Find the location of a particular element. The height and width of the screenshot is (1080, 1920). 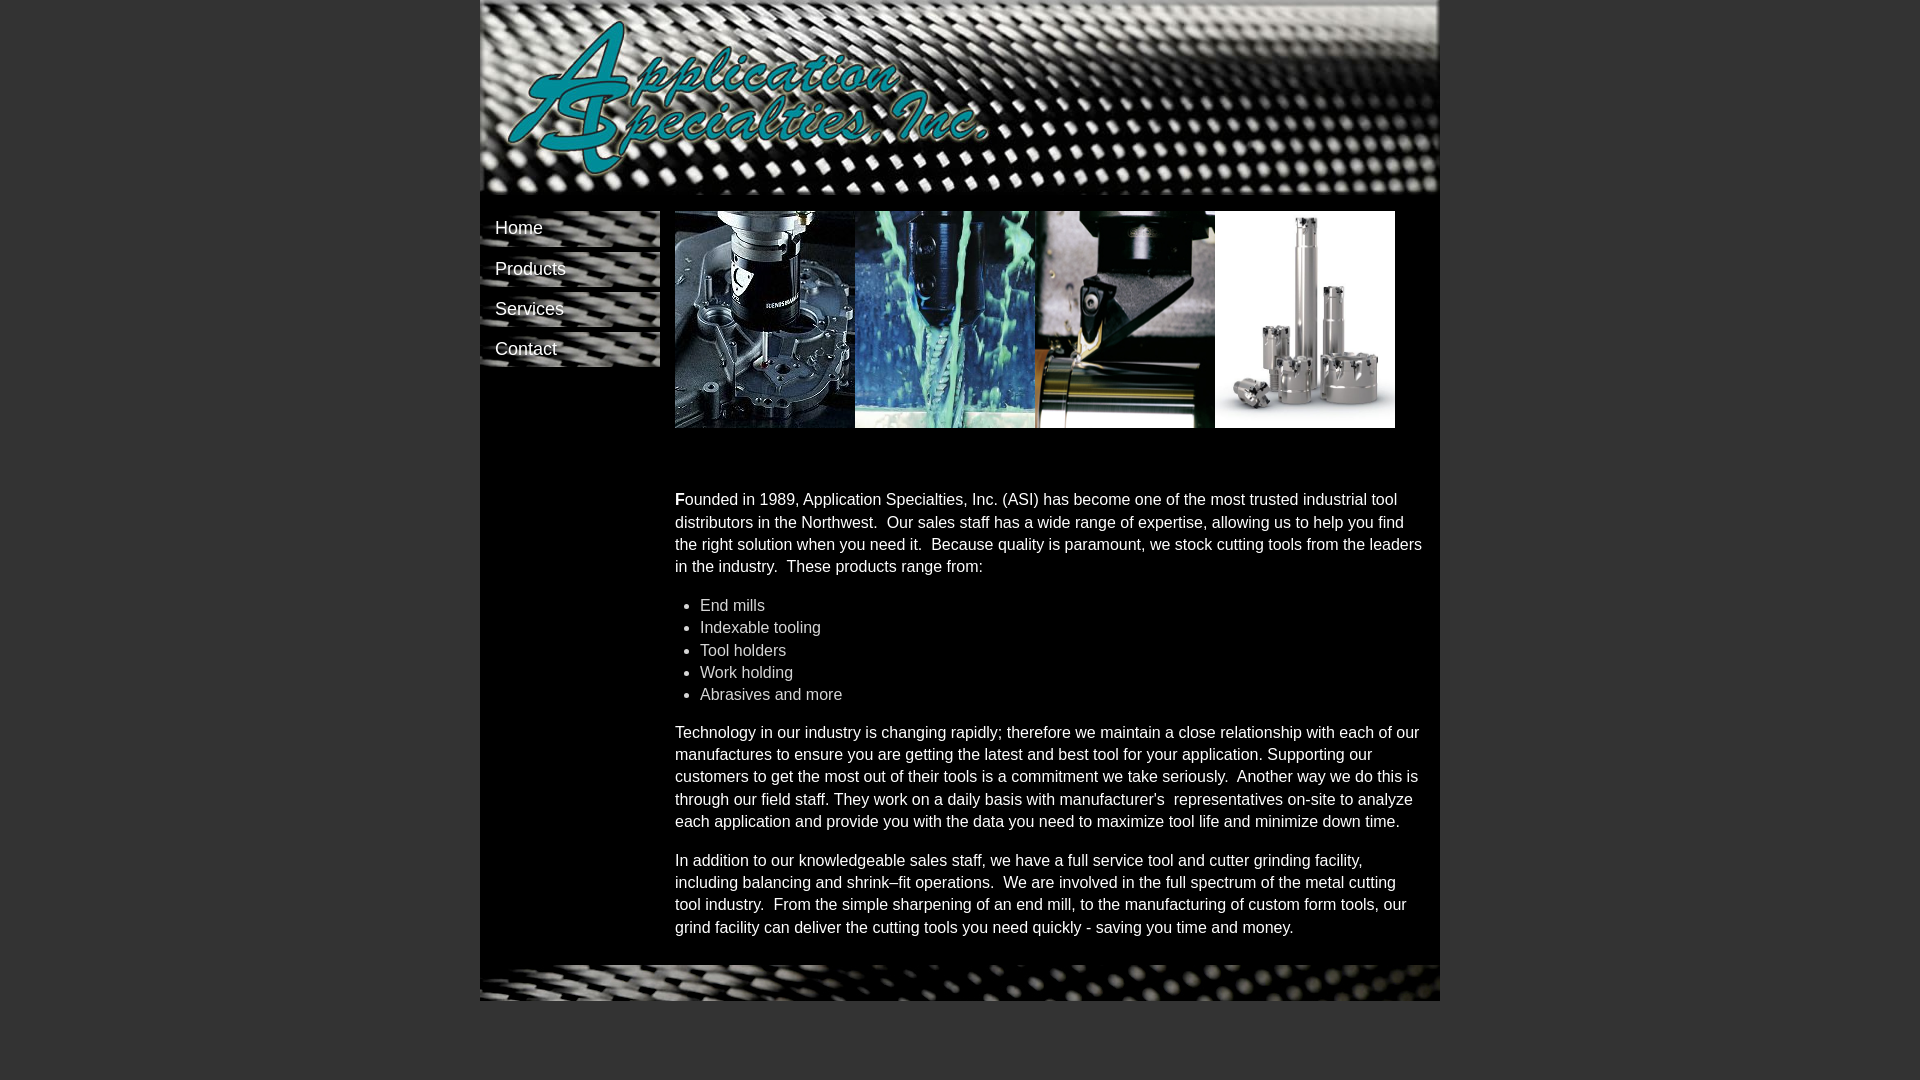

'Products' is located at coordinates (569, 268).